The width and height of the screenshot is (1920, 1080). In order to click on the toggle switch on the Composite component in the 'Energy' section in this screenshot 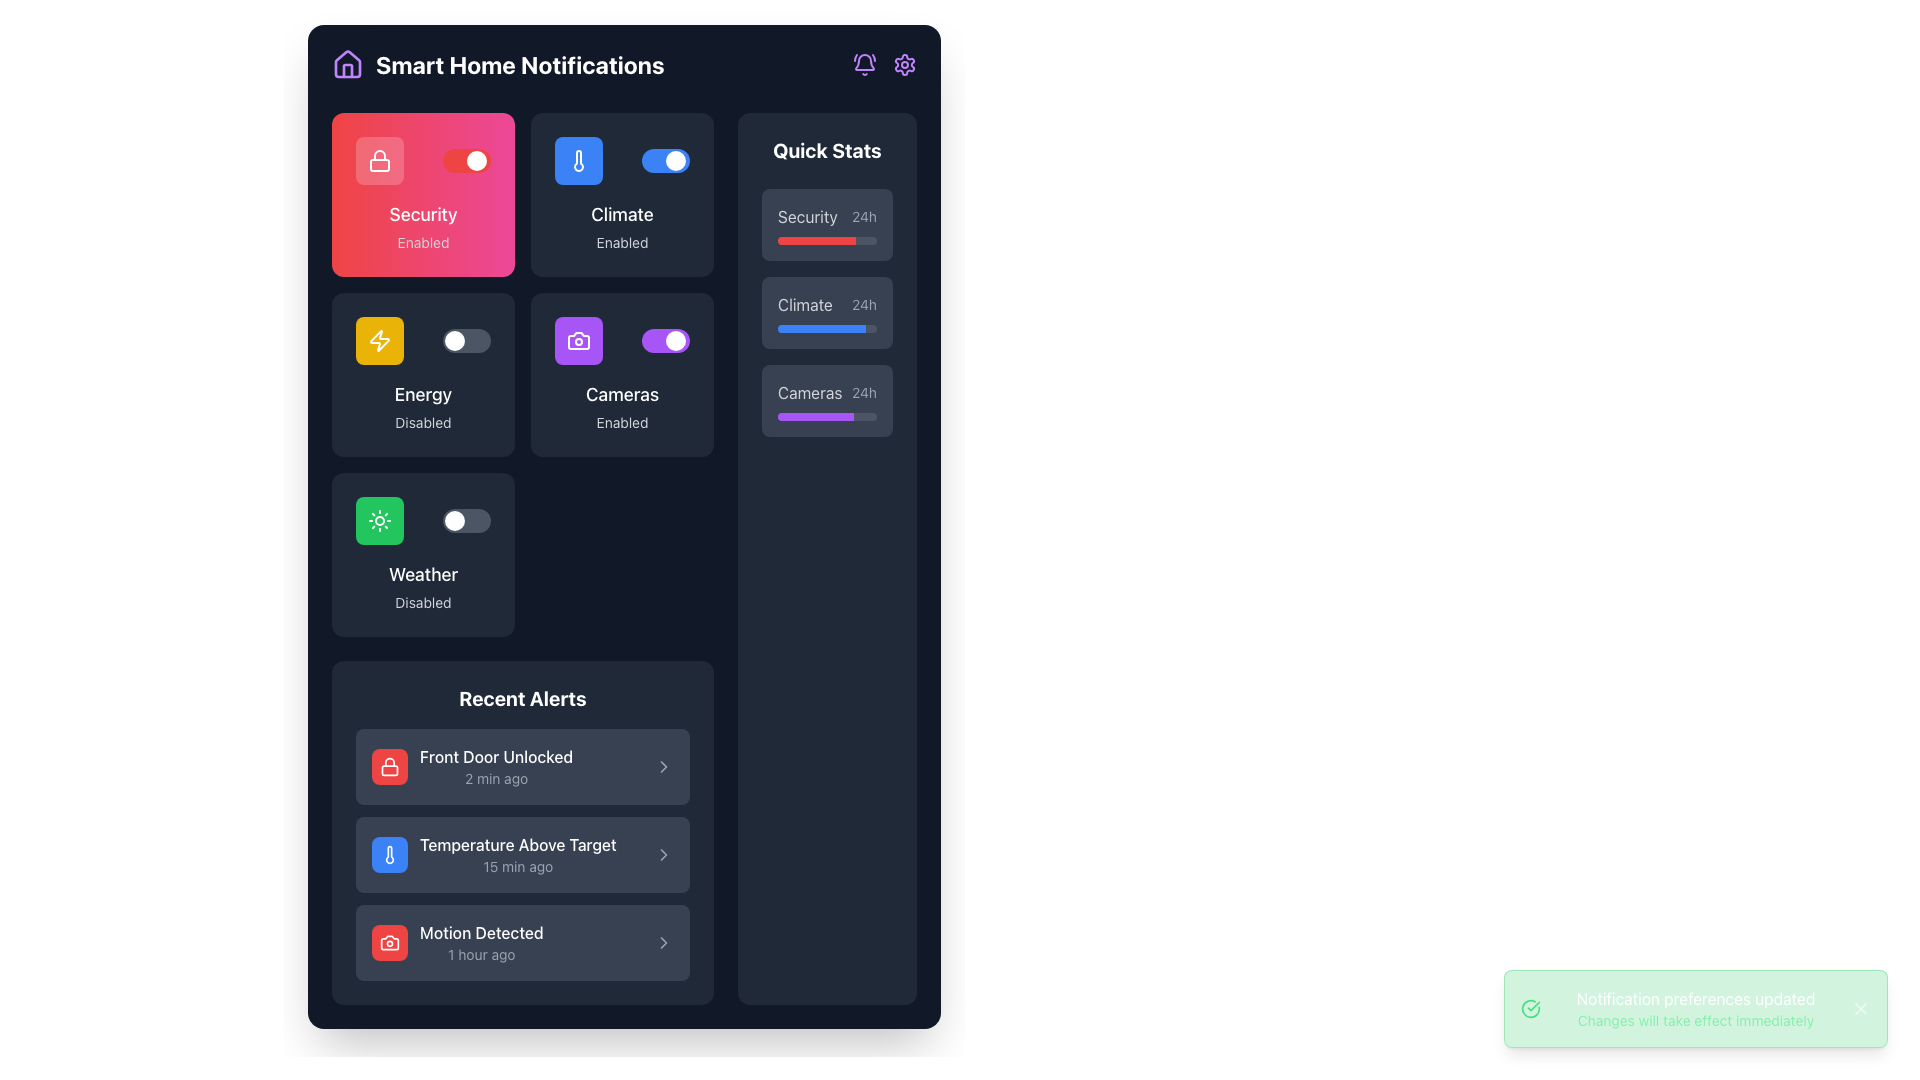, I will do `click(422, 339)`.